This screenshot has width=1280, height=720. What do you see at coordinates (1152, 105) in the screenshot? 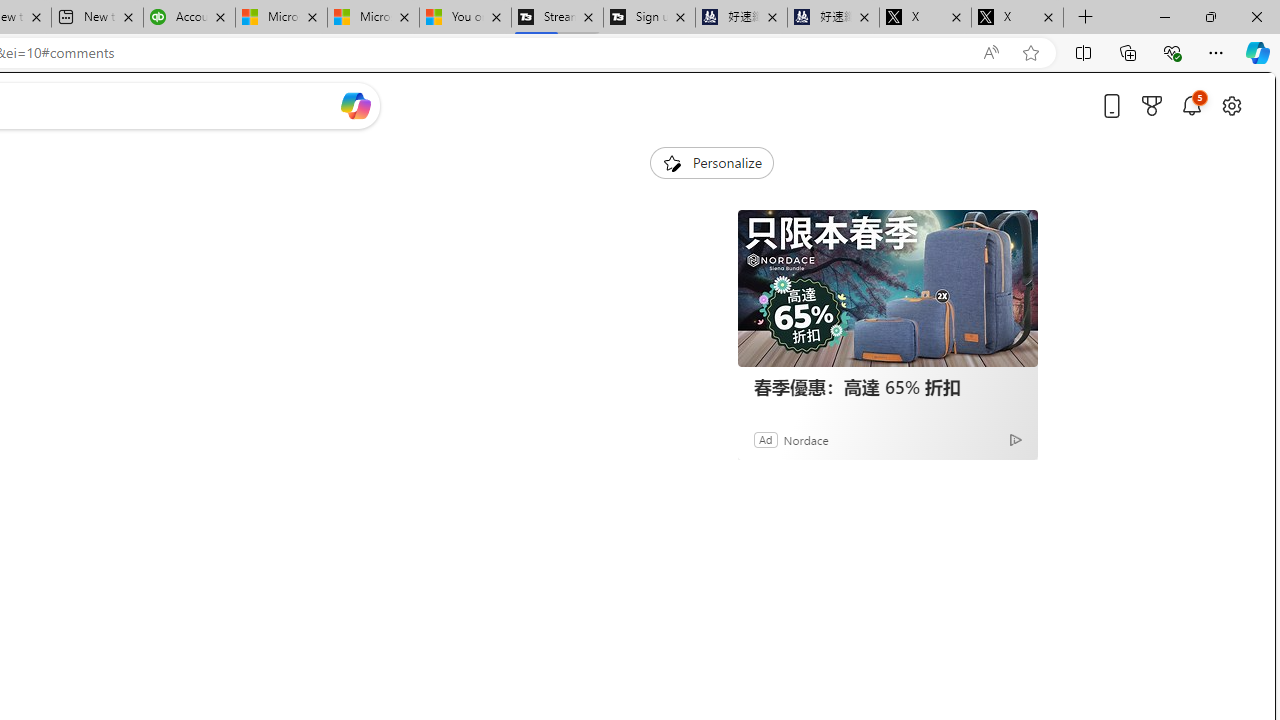
I see `'Microsoft rewards'` at bounding box center [1152, 105].